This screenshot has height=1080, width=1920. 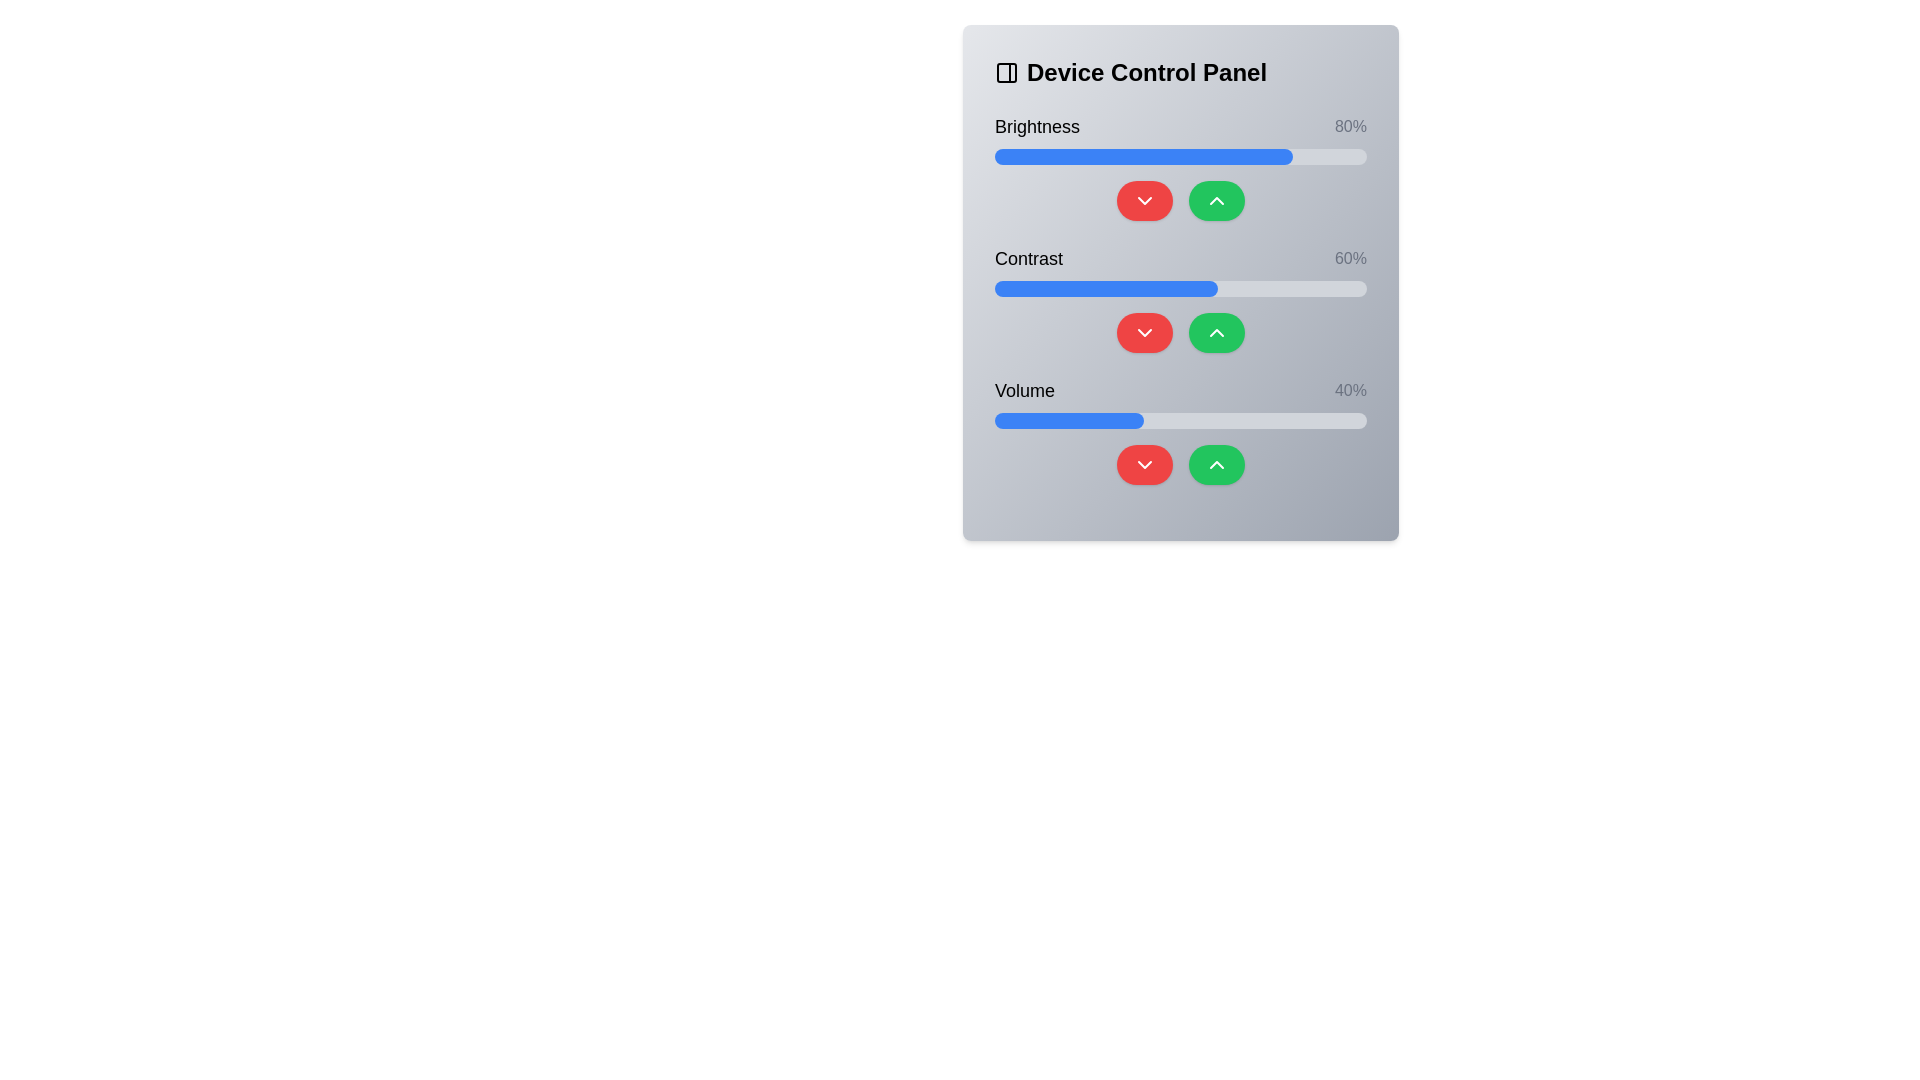 What do you see at coordinates (1169, 419) in the screenshot?
I see `the progress of the slider` at bounding box center [1169, 419].